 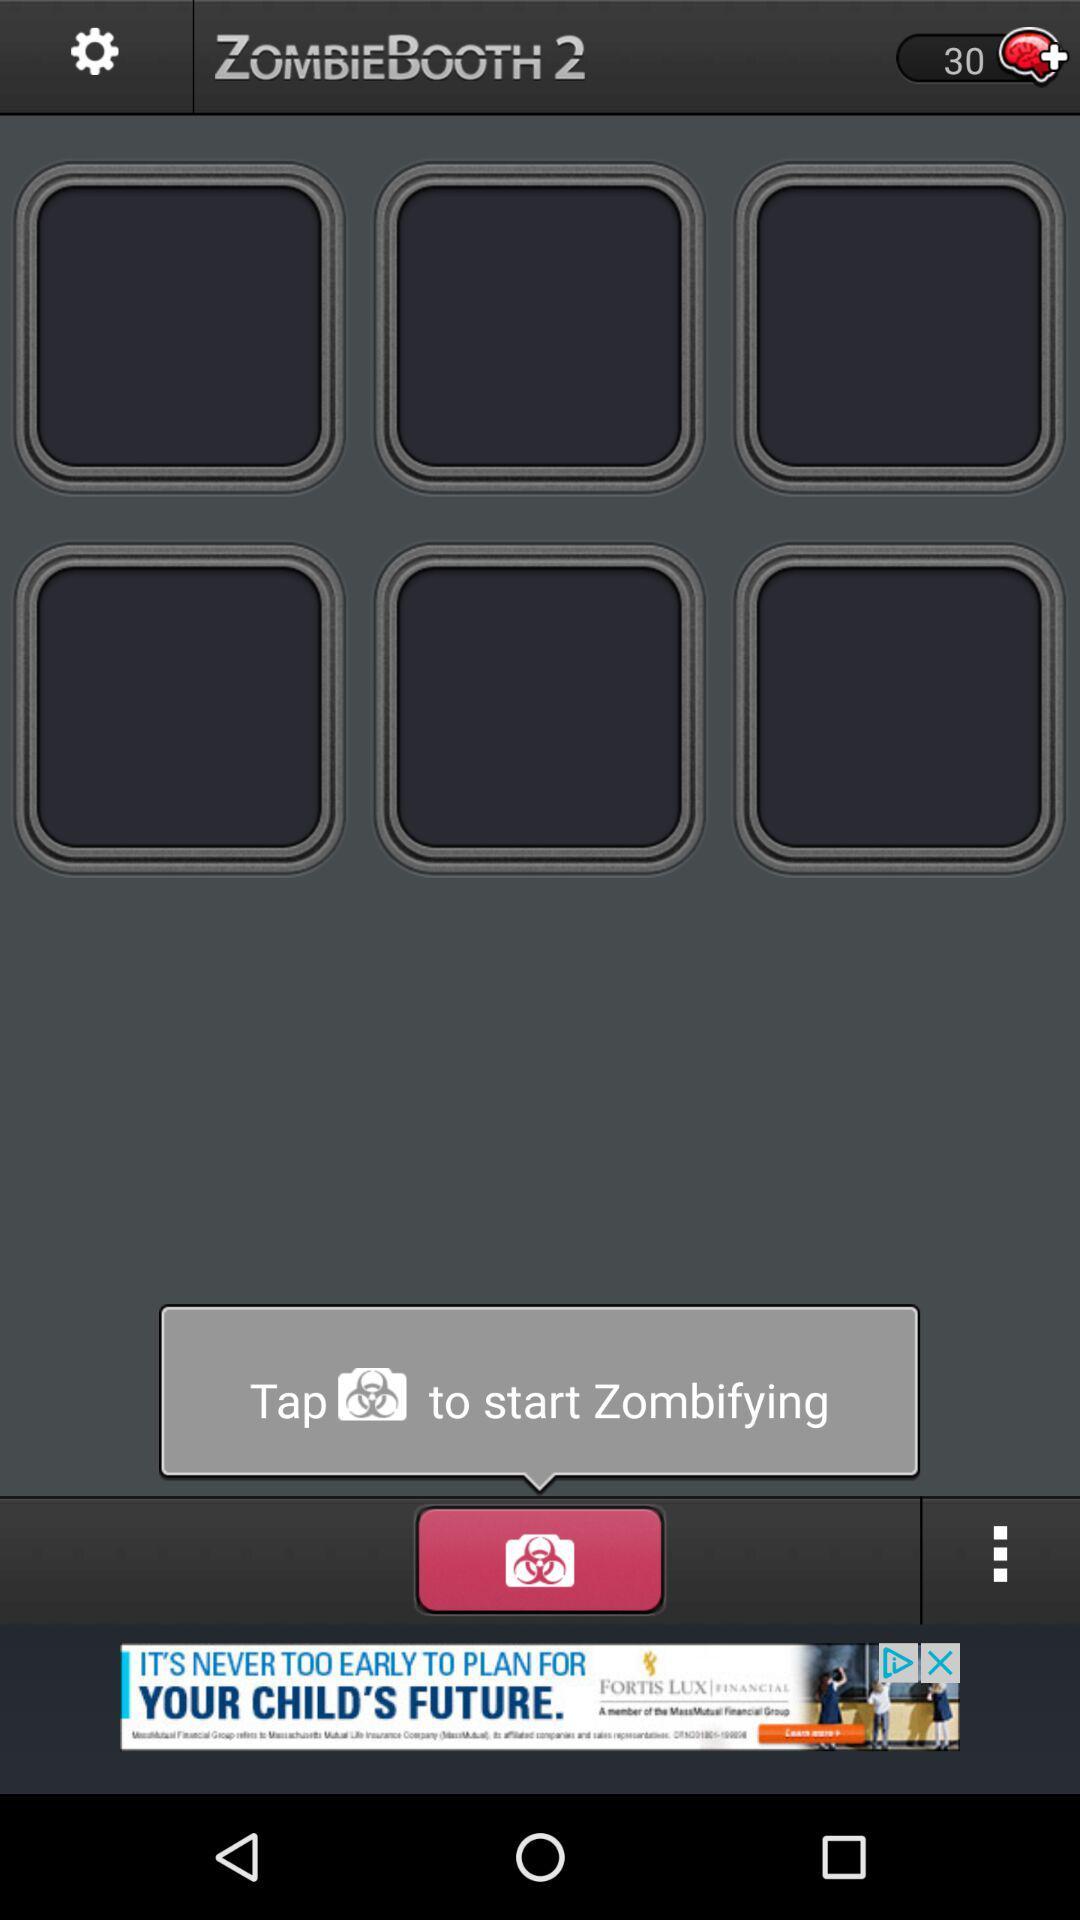 What do you see at coordinates (180, 326) in the screenshot?
I see `blank box button` at bounding box center [180, 326].